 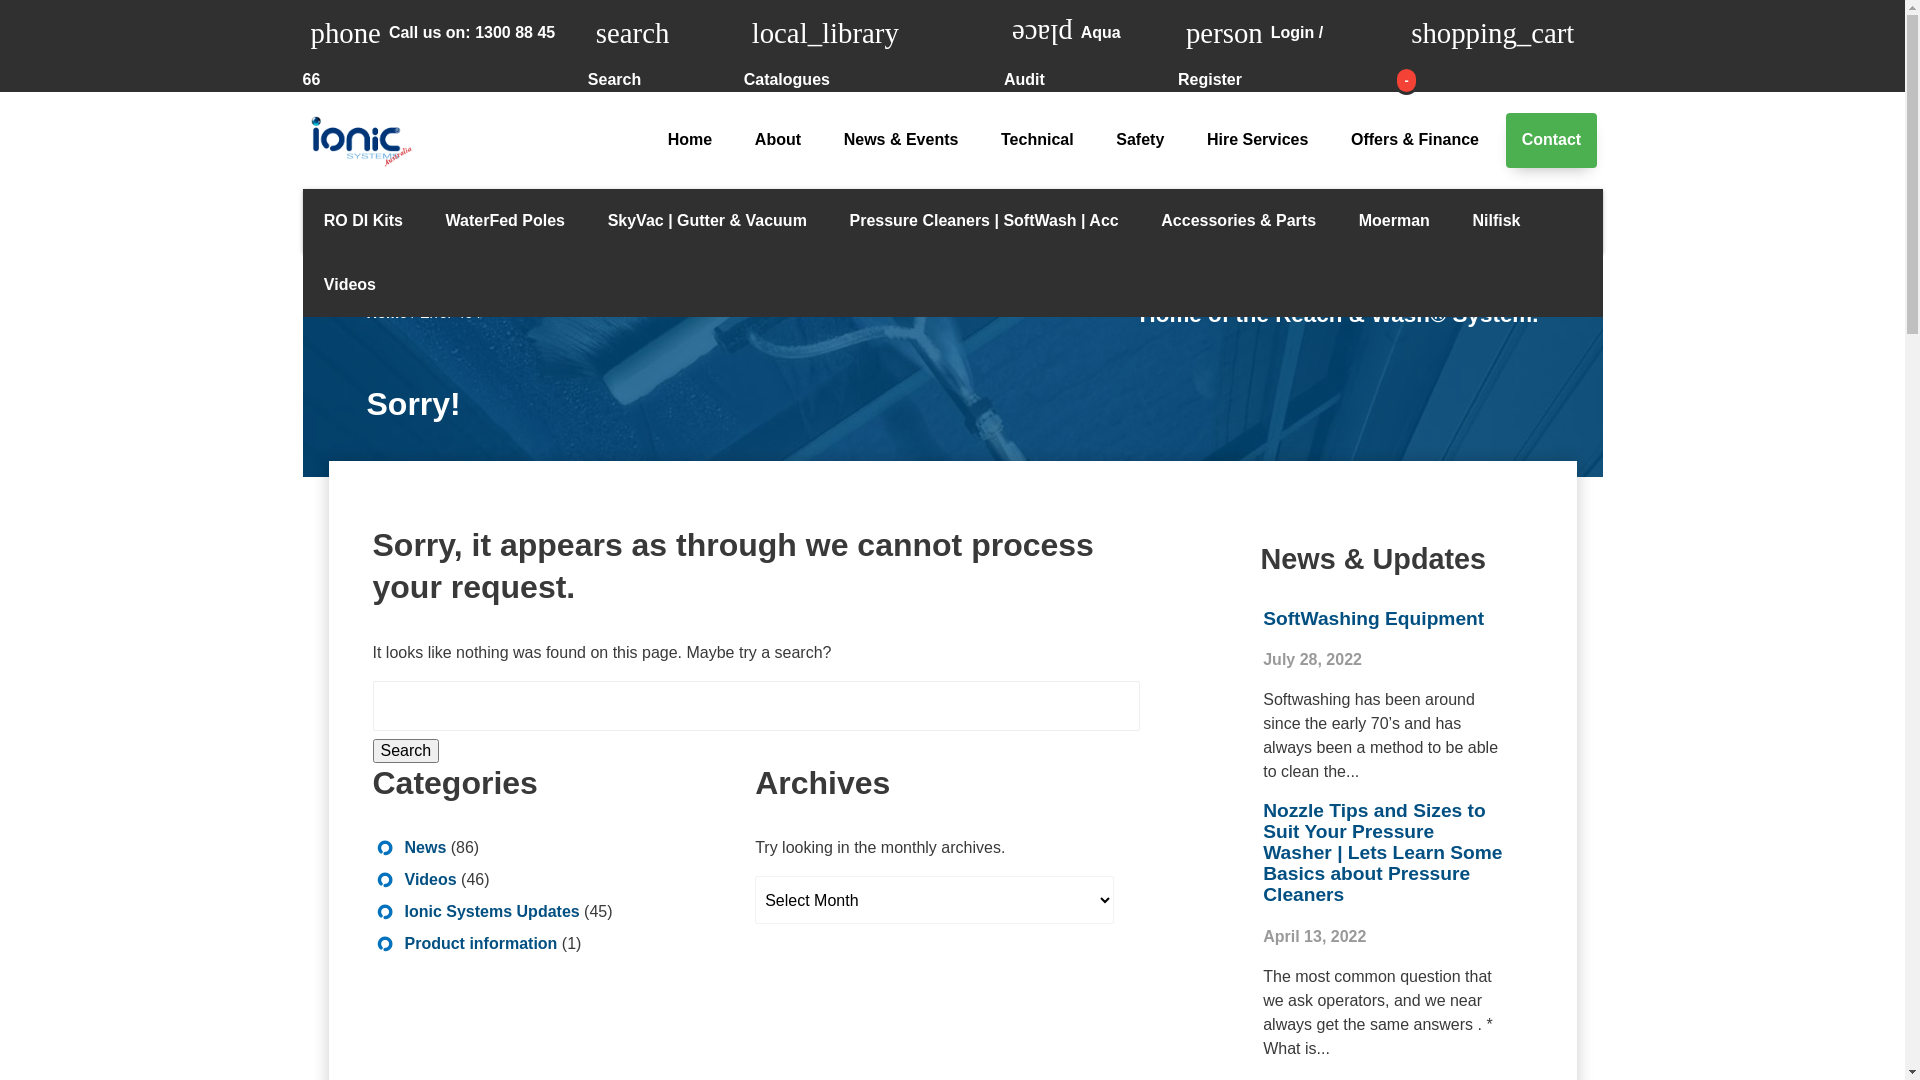 I want to click on 'SkyVac | Gutter & Vacuum', so click(x=706, y=220).